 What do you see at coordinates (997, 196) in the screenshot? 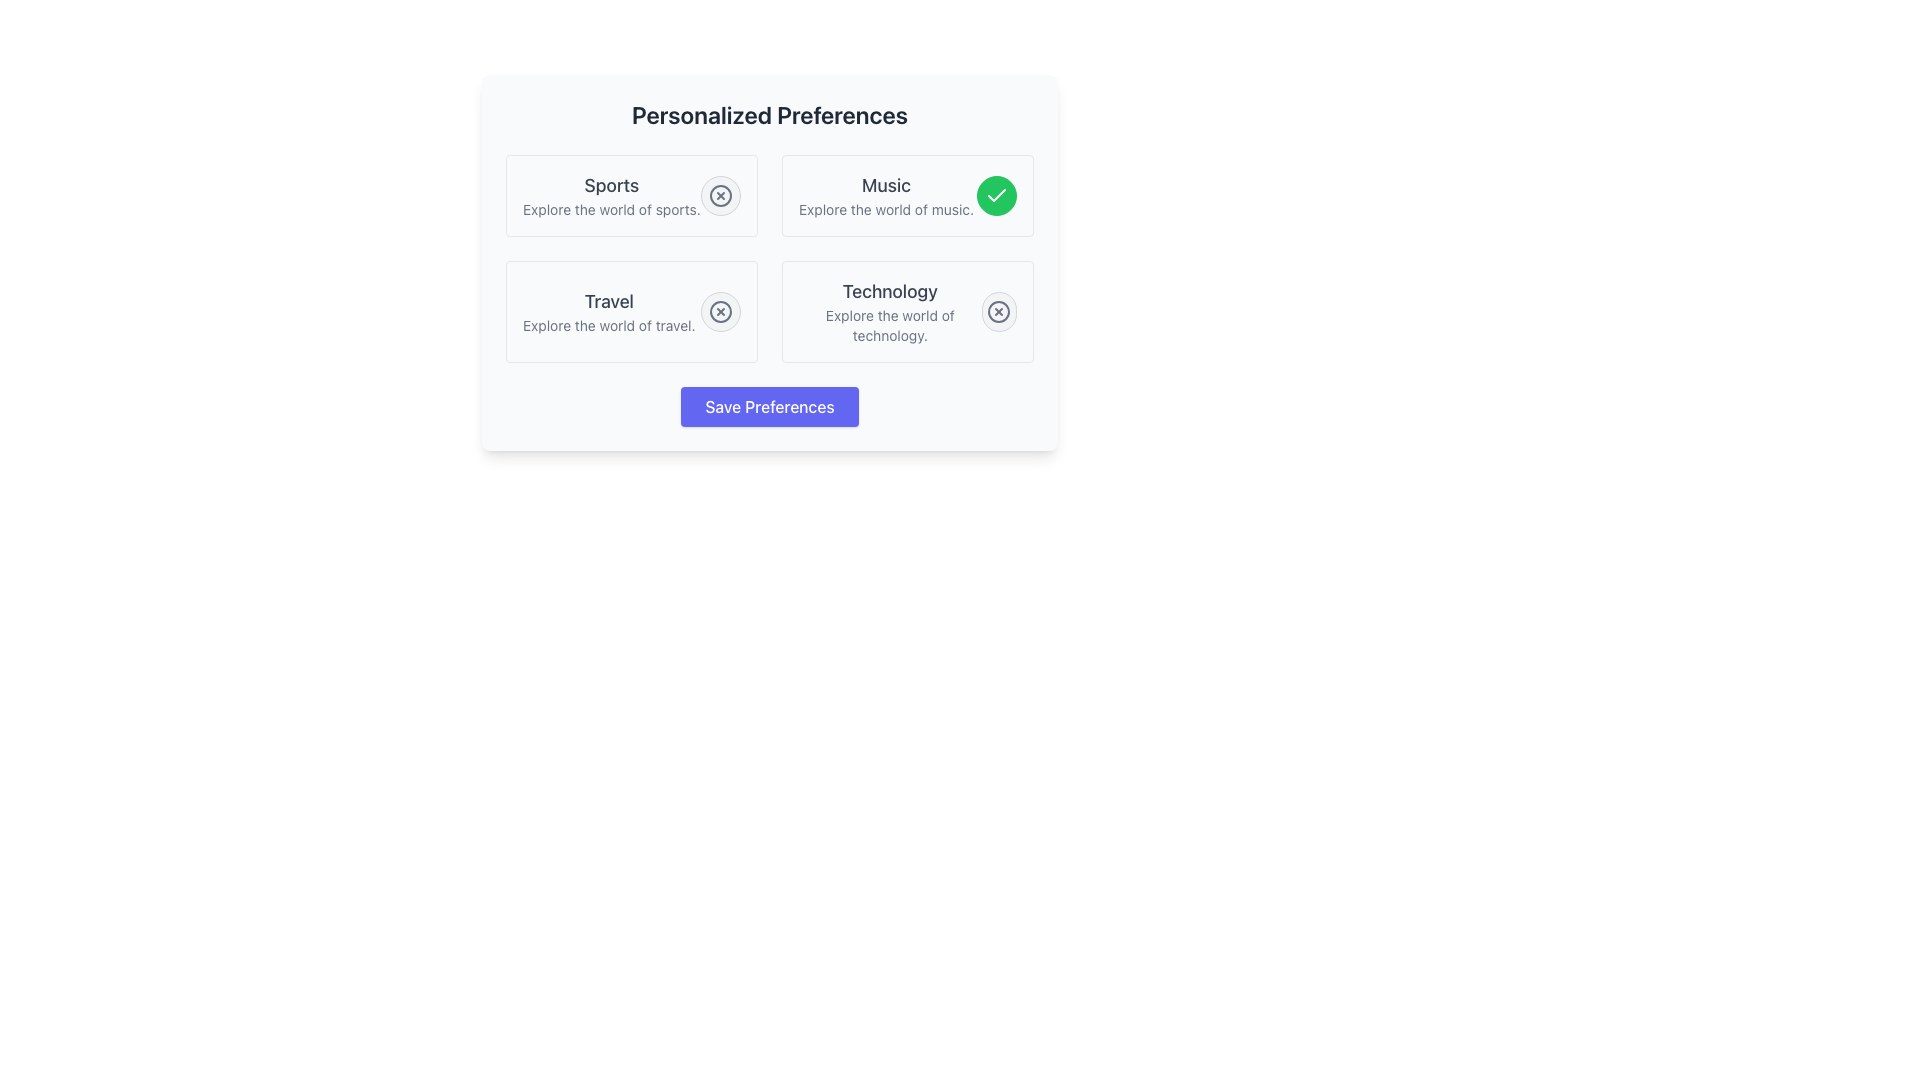
I see `the green circular selection indicator in the top-right corner of the 'Music' preference card to deselect the preference` at bounding box center [997, 196].